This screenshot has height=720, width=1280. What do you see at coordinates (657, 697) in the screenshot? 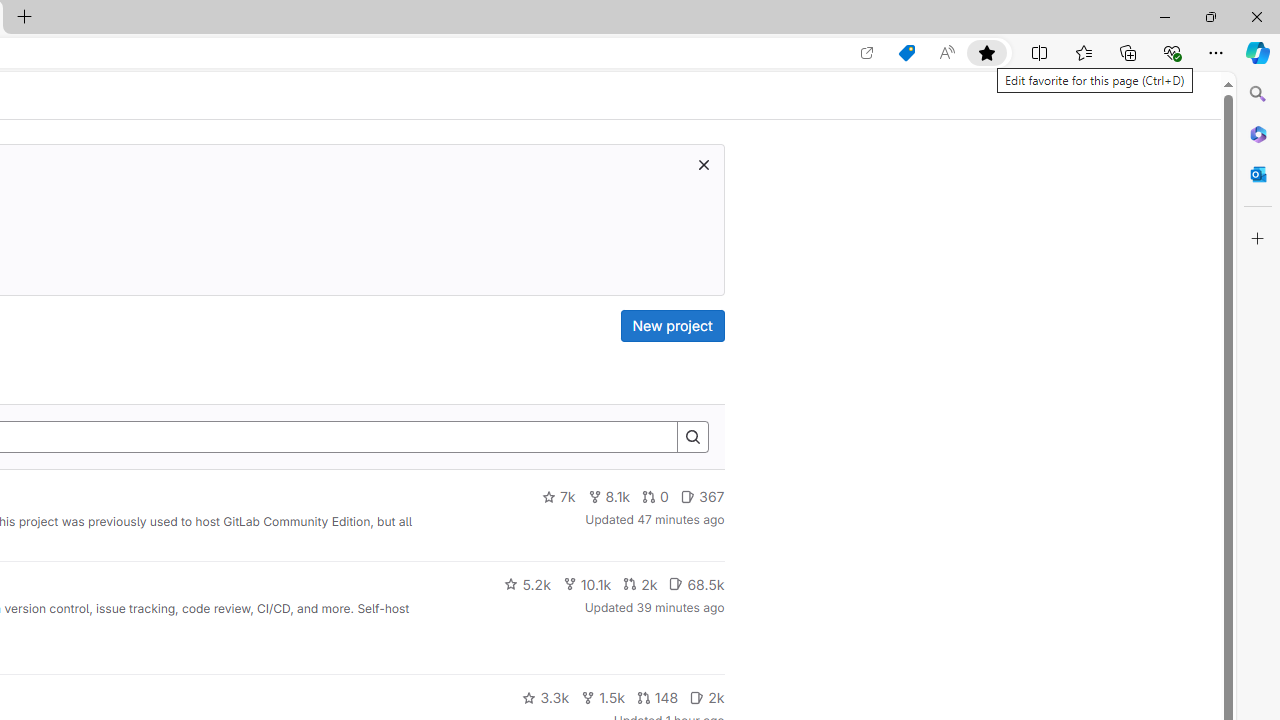
I see `'148'` at bounding box center [657, 697].